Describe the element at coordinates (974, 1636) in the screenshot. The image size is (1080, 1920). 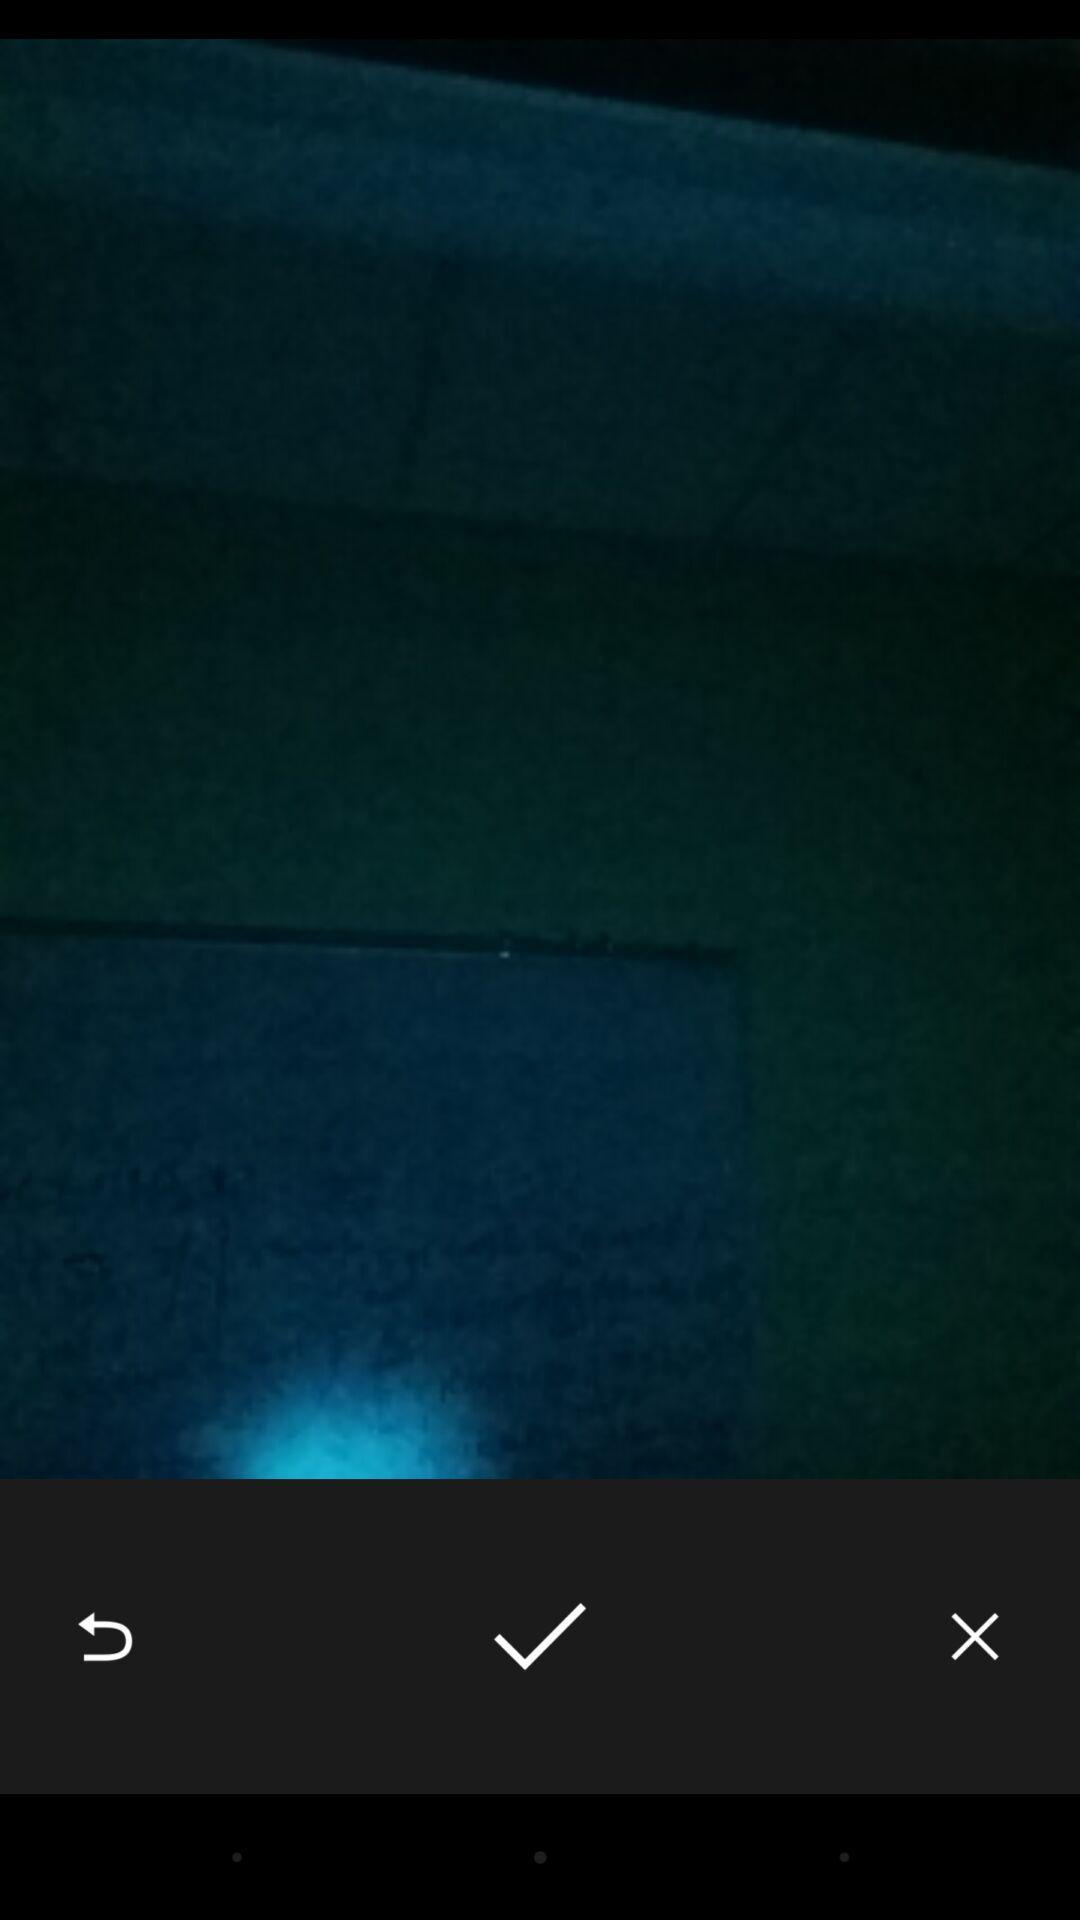
I see `the icon at the bottom right corner` at that location.